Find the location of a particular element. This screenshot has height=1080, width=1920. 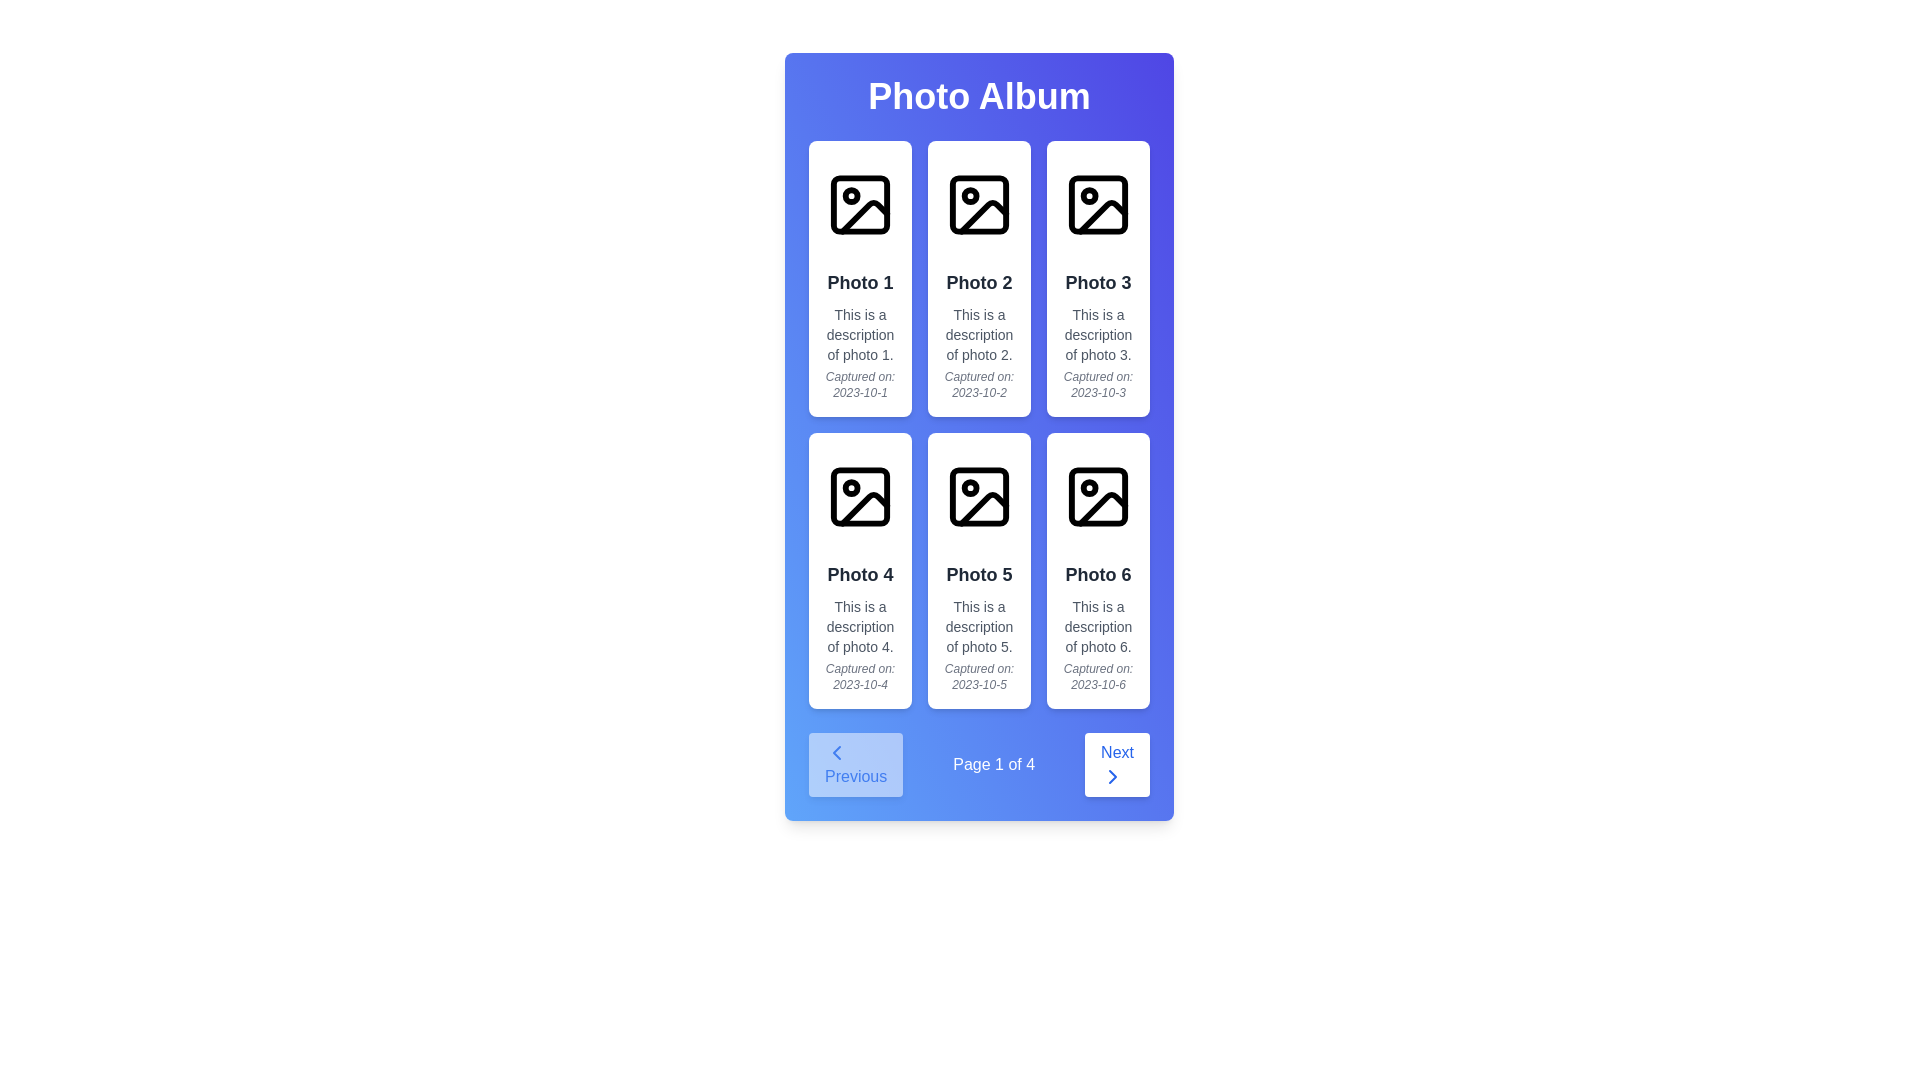

the SVG rectangle element that is the top-left component of the image icon above 'Photo 4' in the grid layout is located at coordinates (860, 496).